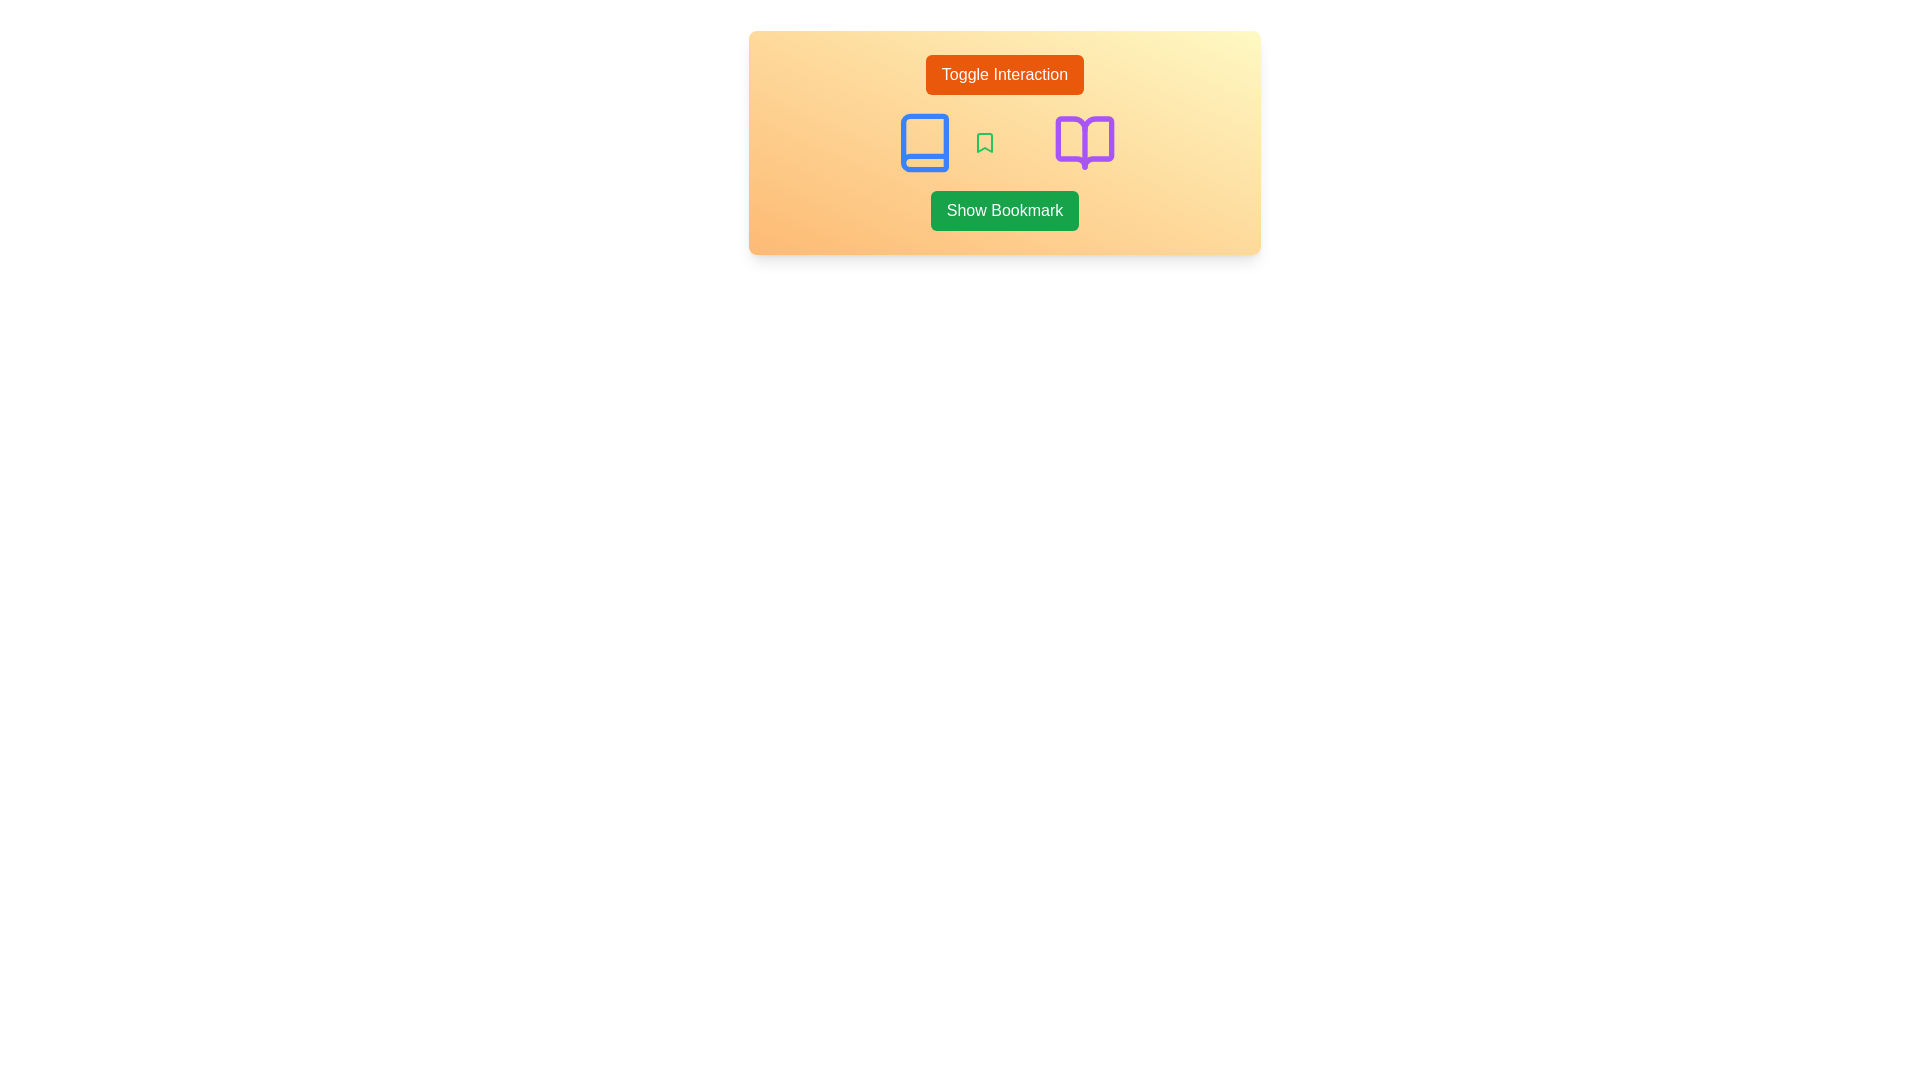  What do you see at coordinates (984, 141) in the screenshot?
I see `the bookmarking icon, which is centrally located between a blue book icon on the left and a purple book icon on the right within an orange-gradient section` at bounding box center [984, 141].